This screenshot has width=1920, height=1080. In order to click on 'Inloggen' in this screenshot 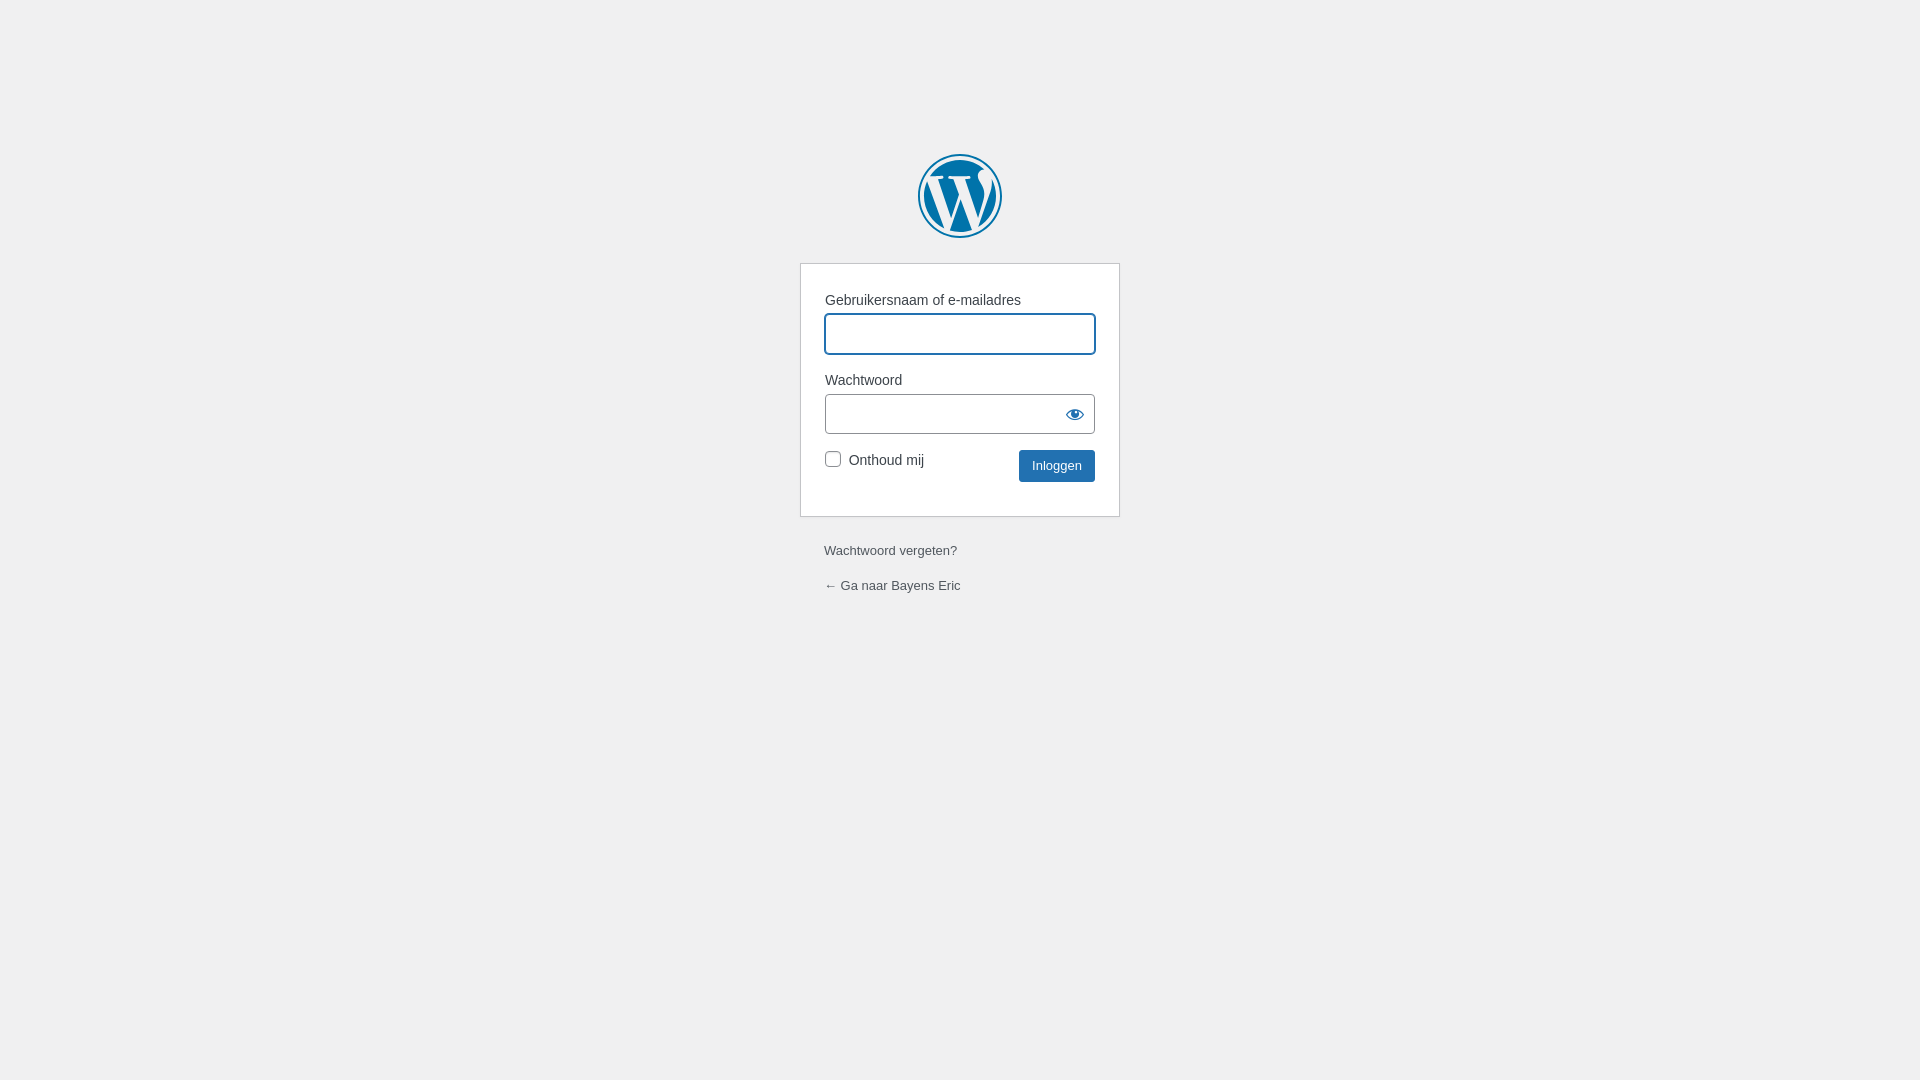, I will do `click(1055, 466)`.